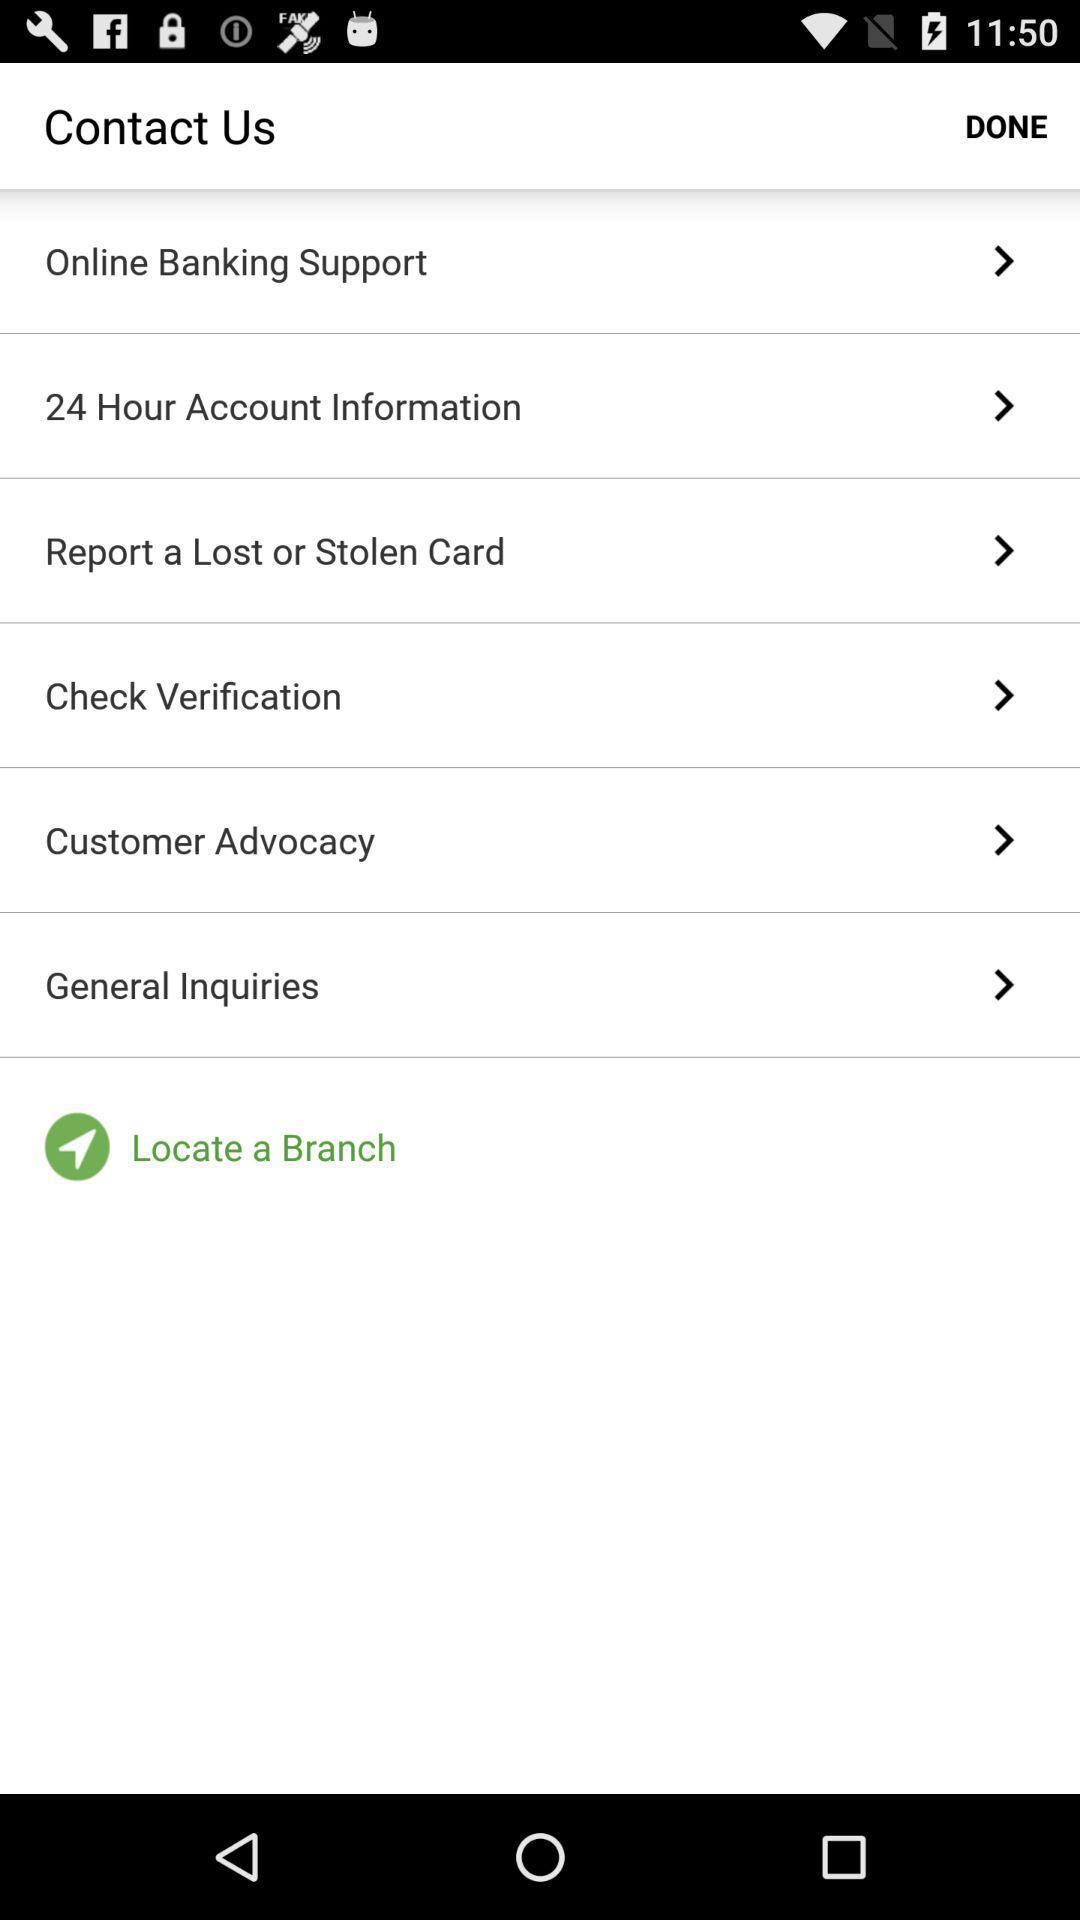 The height and width of the screenshot is (1920, 1080). I want to click on the item to the right of online banking support item, so click(1003, 259).